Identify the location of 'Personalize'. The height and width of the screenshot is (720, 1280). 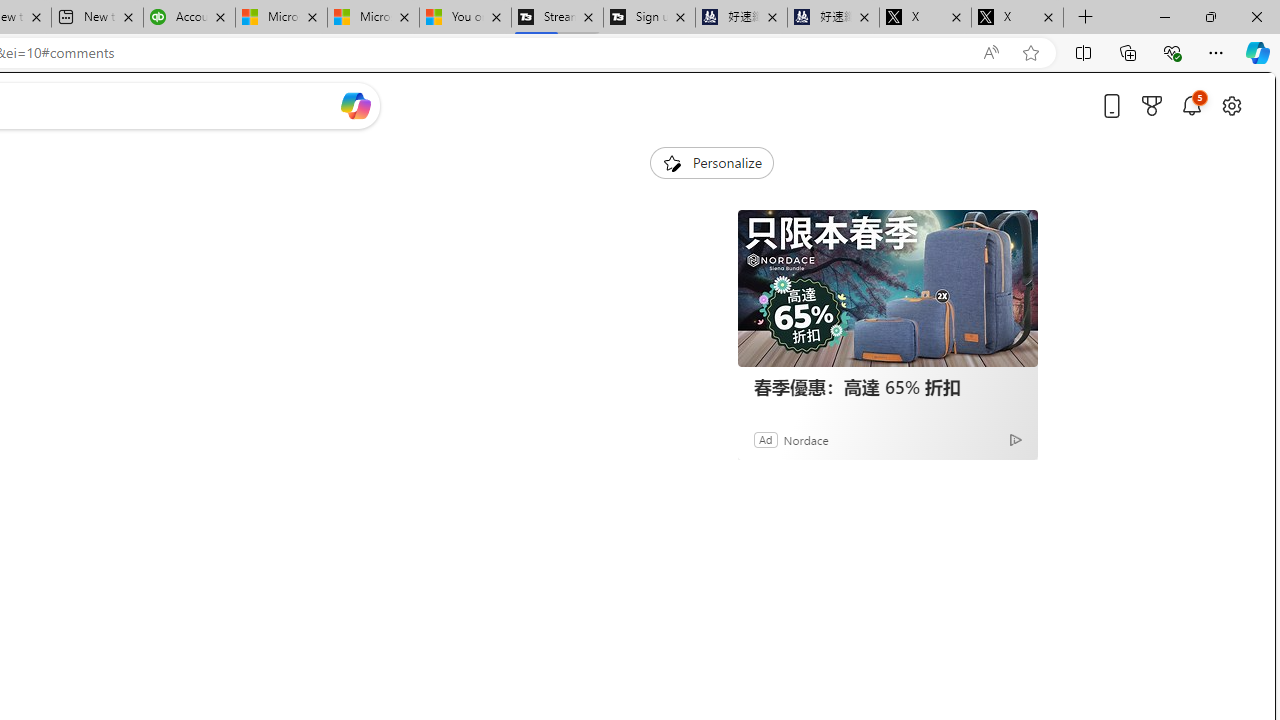
(711, 162).